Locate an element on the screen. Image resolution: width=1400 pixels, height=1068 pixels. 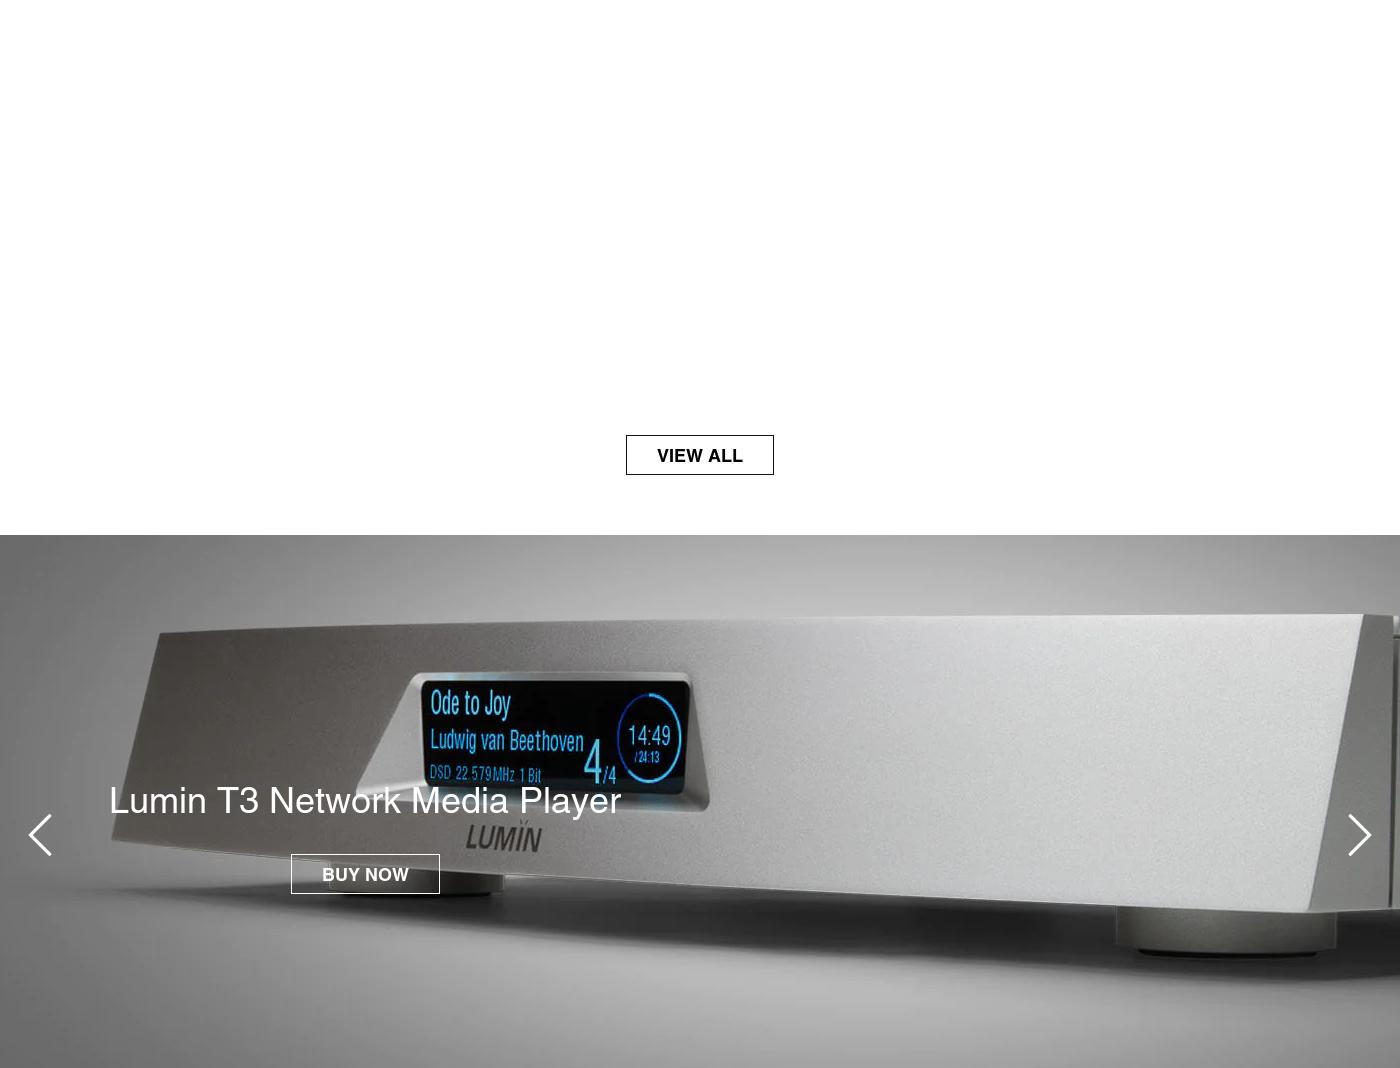
'$1,498.00' is located at coordinates (93, 348).